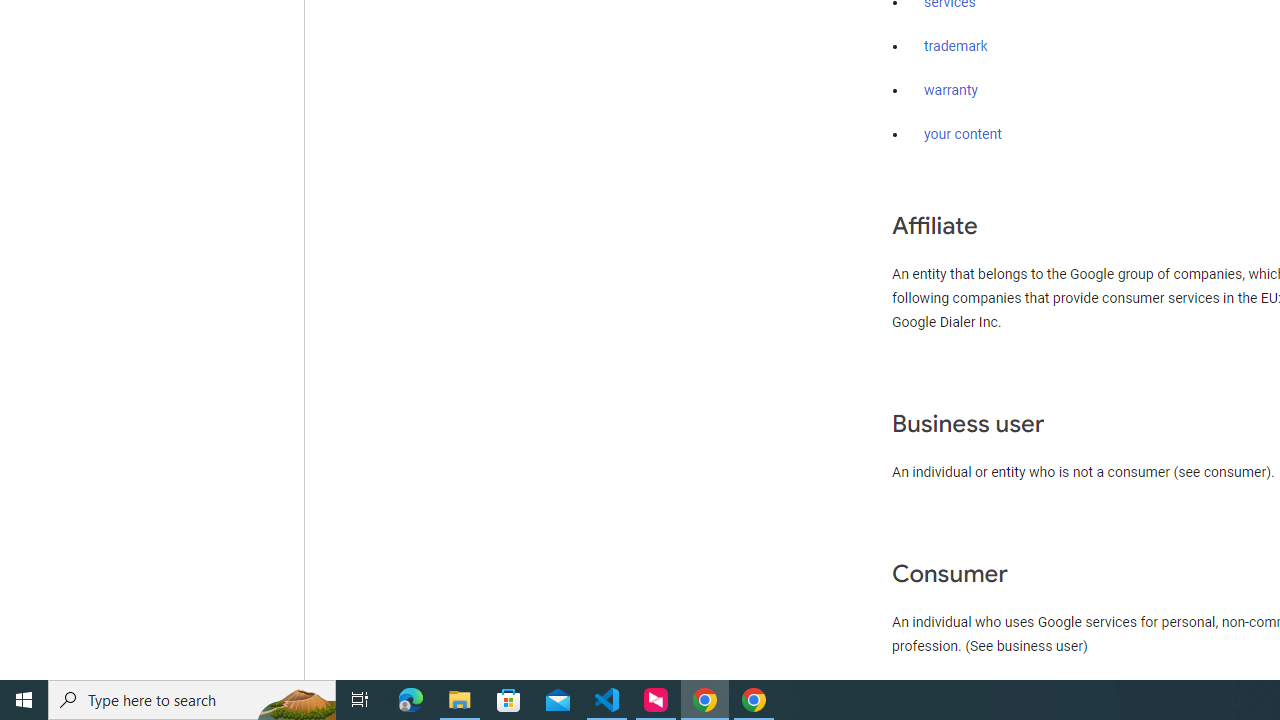 The height and width of the screenshot is (720, 1280). I want to click on 'warranty', so click(950, 91).